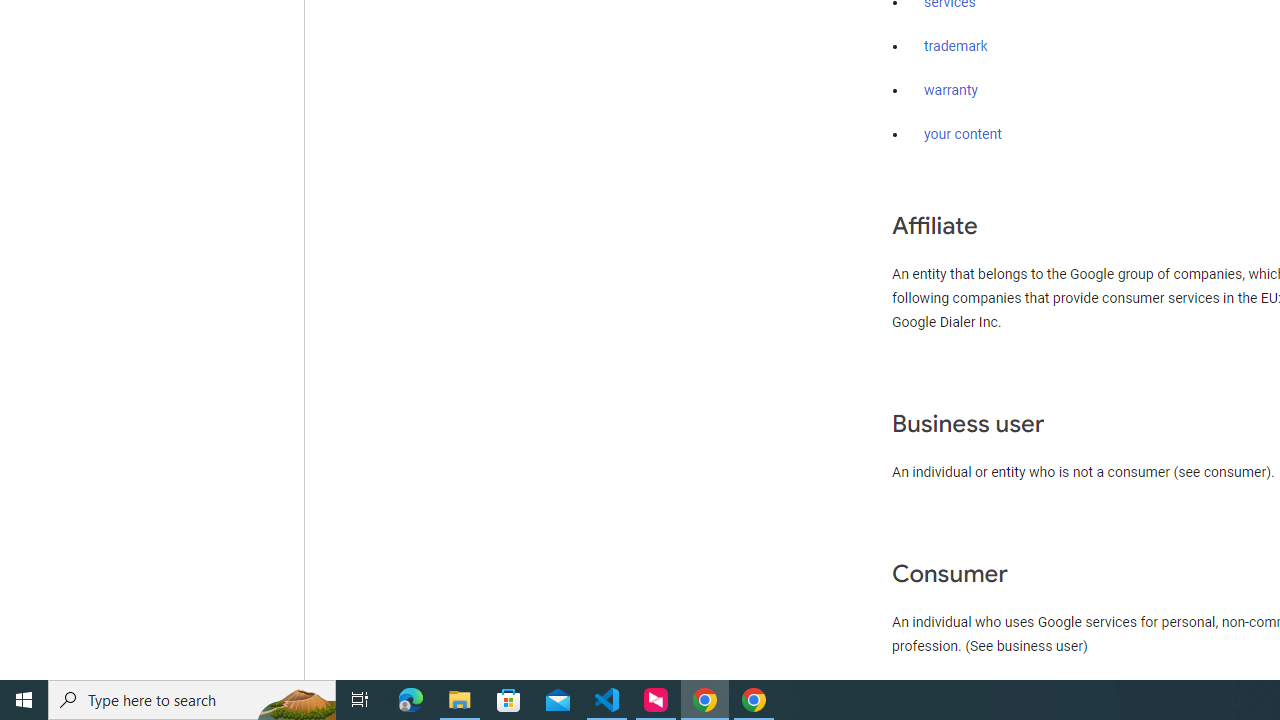 The height and width of the screenshot is (720, 1280). I want to click on 'warranty', so click(950, 91).